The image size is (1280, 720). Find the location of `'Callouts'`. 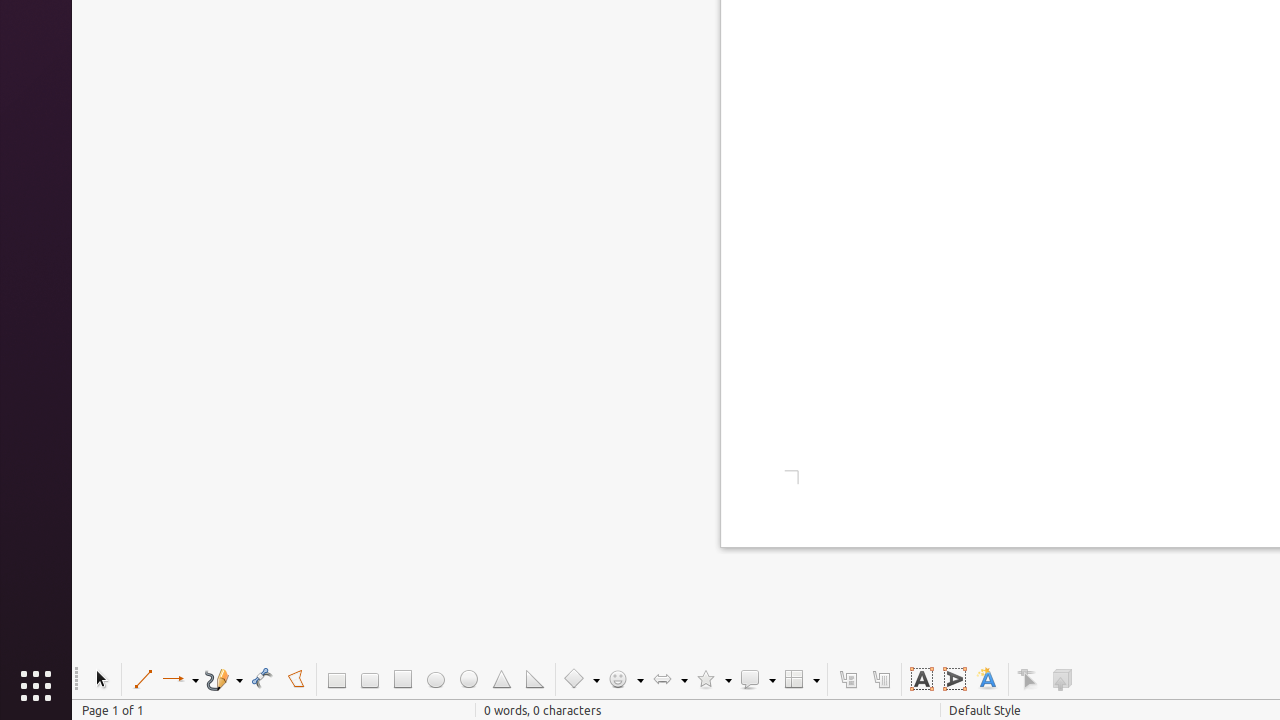

'Callouts' is located at coordinates (847, 678).